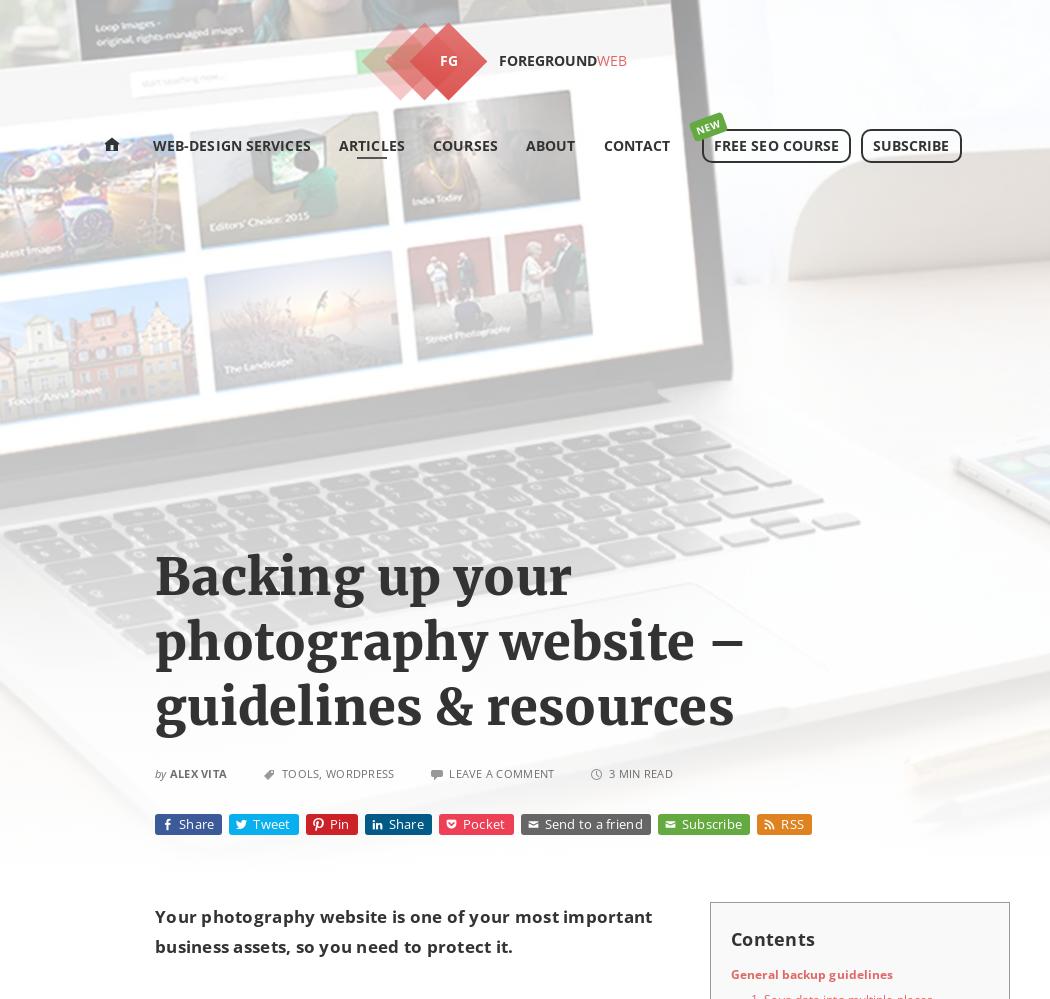  I want to click on 'Backing up your photography website – guidelines & resources', so click(154, 641).